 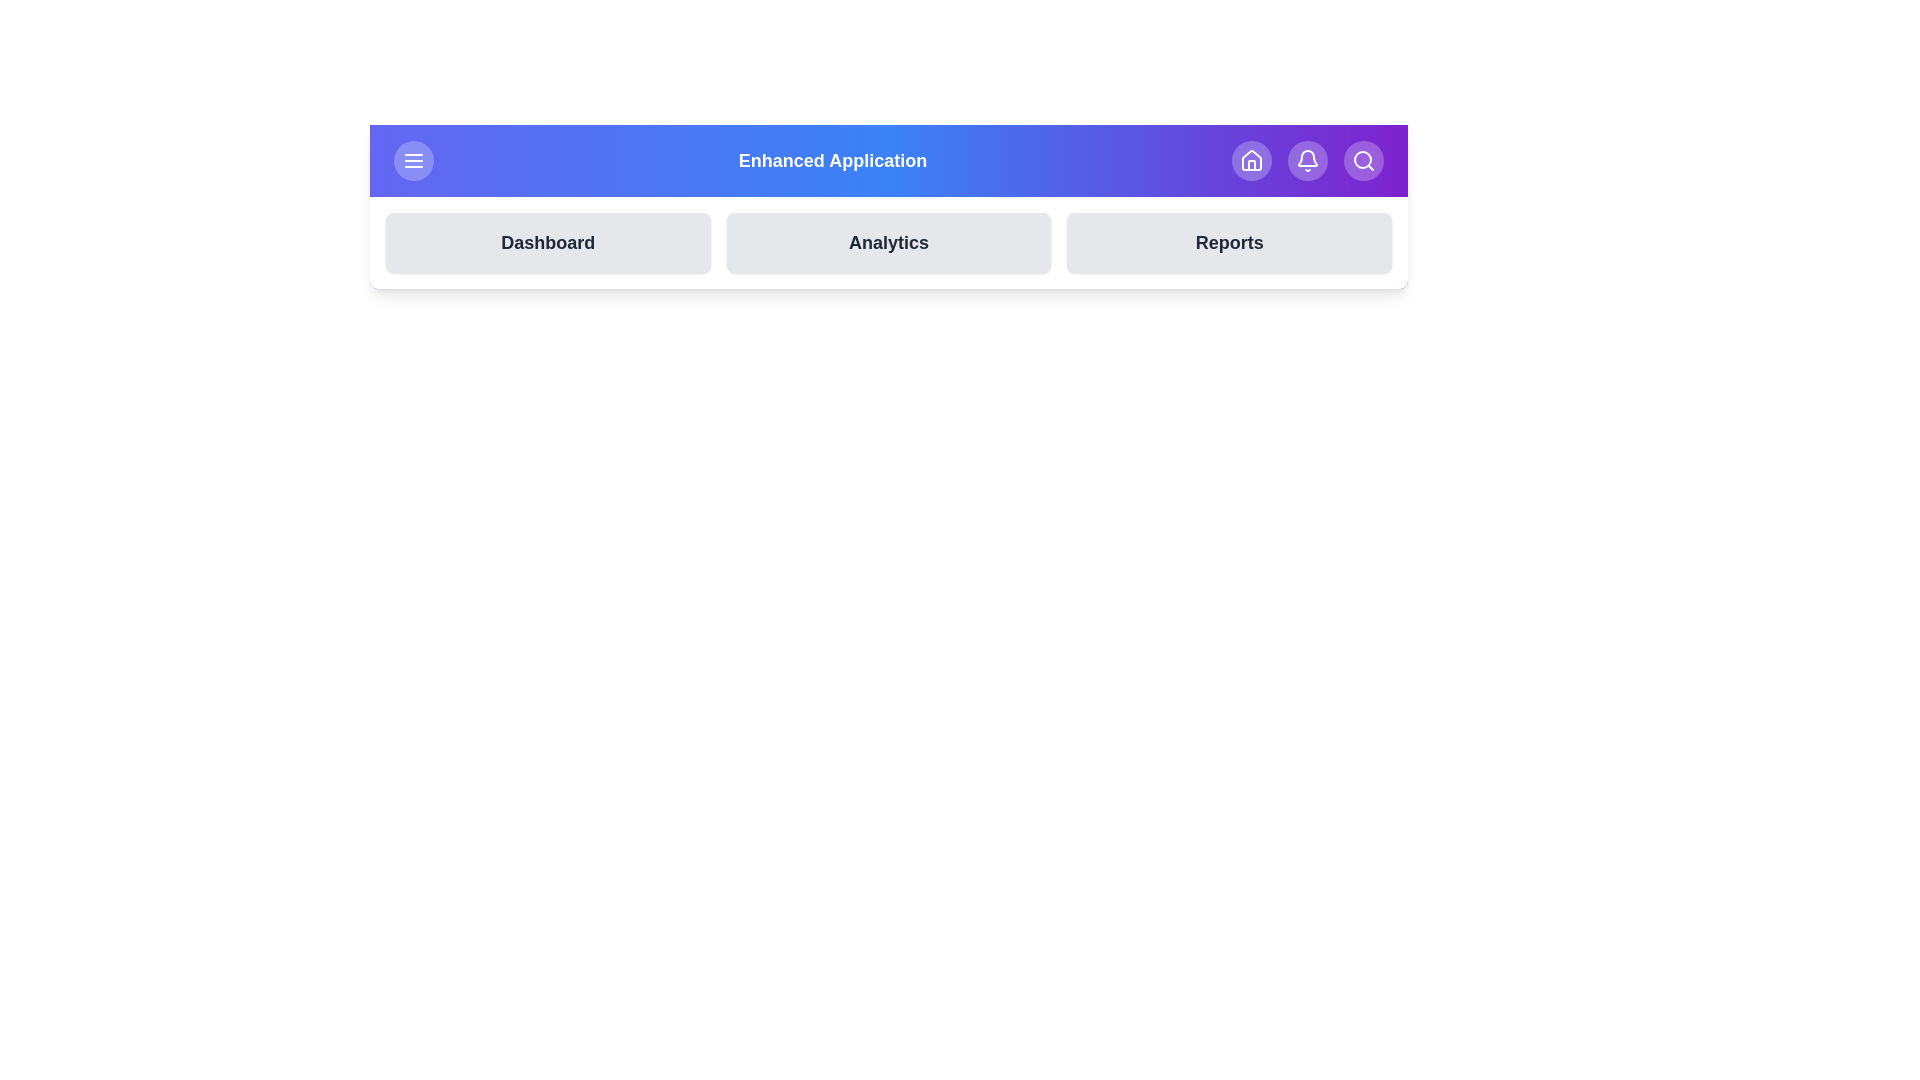 What do you see at coordinates (1228, 242) in the screenshot?
I see `the 'Reports' button` at bounding box center [1228, 242].